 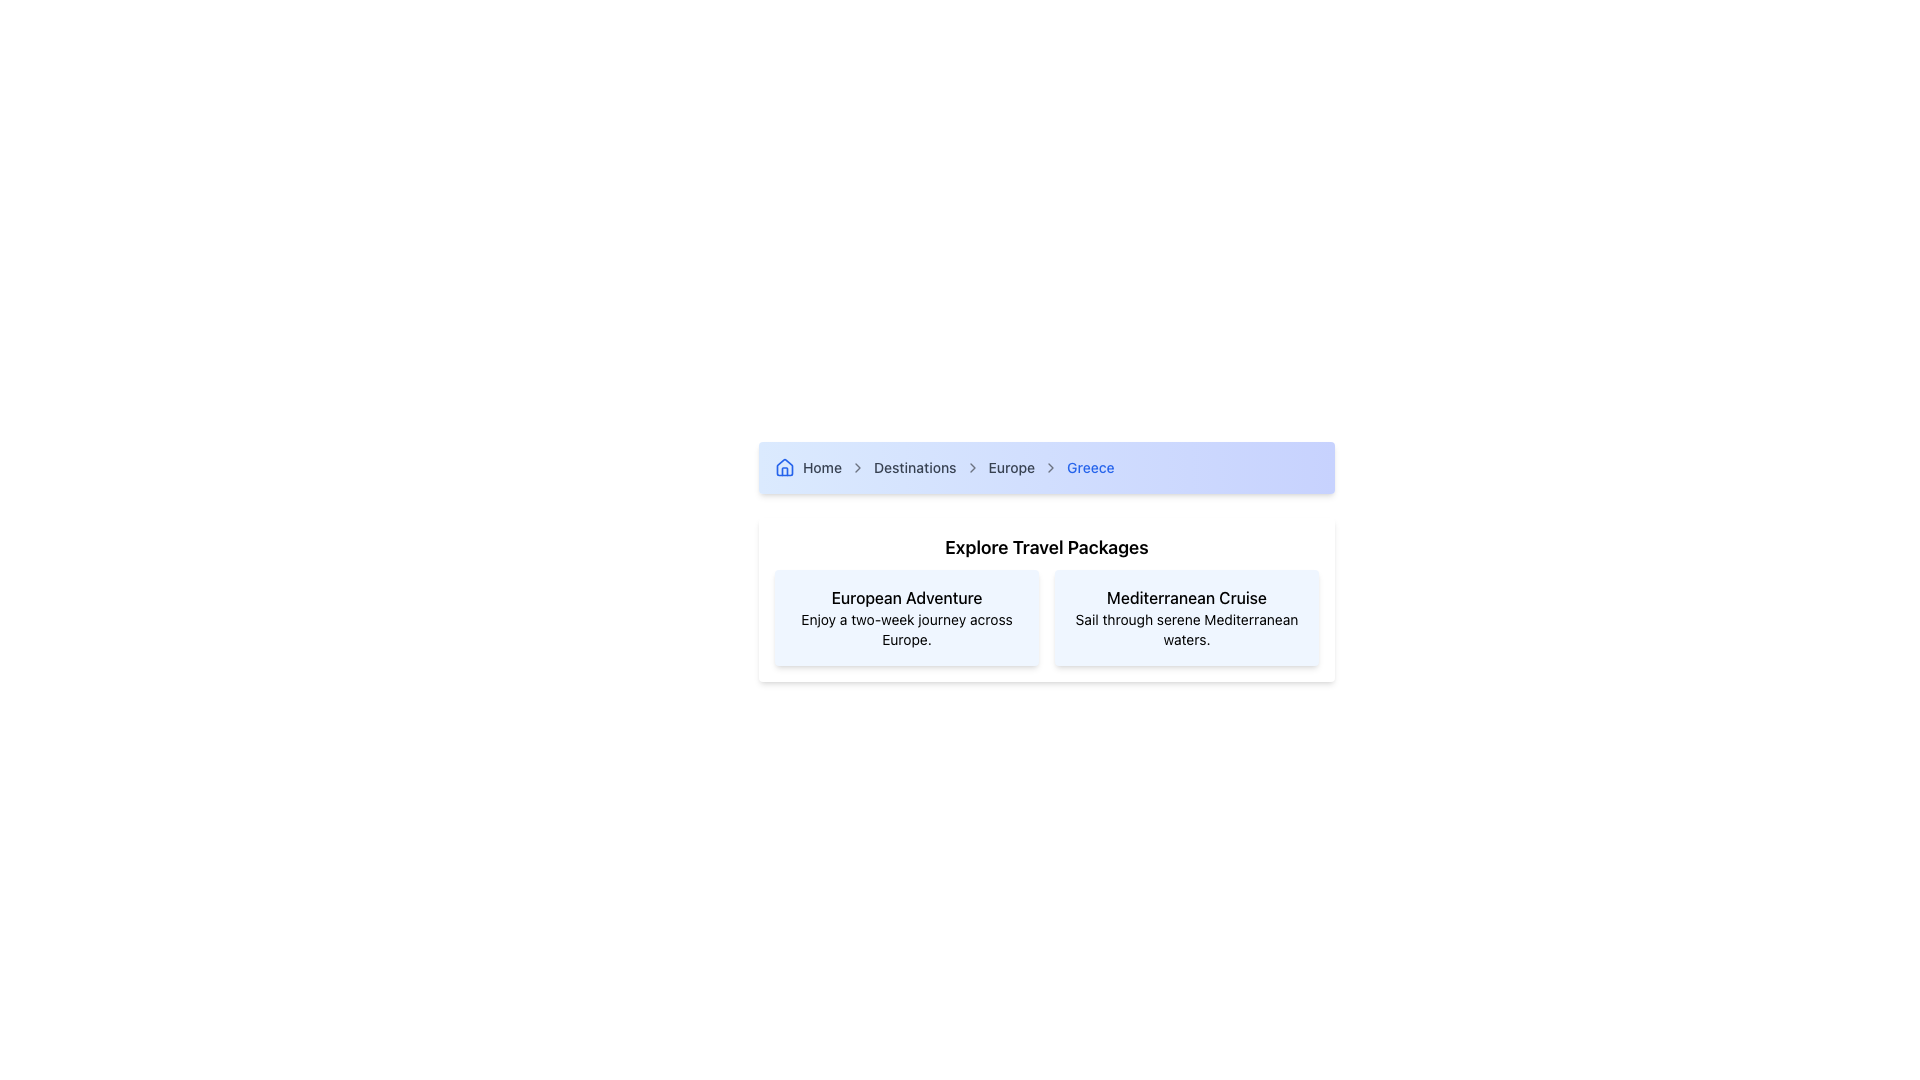 What do you see at coordinates (1045, 547) in the screenshot?
I see `header text 'Explore Travel Packages' which is centrally positioned above the grid of travel package cards and is displayed in a bold and large font style` at bounding box center [1045, 547].